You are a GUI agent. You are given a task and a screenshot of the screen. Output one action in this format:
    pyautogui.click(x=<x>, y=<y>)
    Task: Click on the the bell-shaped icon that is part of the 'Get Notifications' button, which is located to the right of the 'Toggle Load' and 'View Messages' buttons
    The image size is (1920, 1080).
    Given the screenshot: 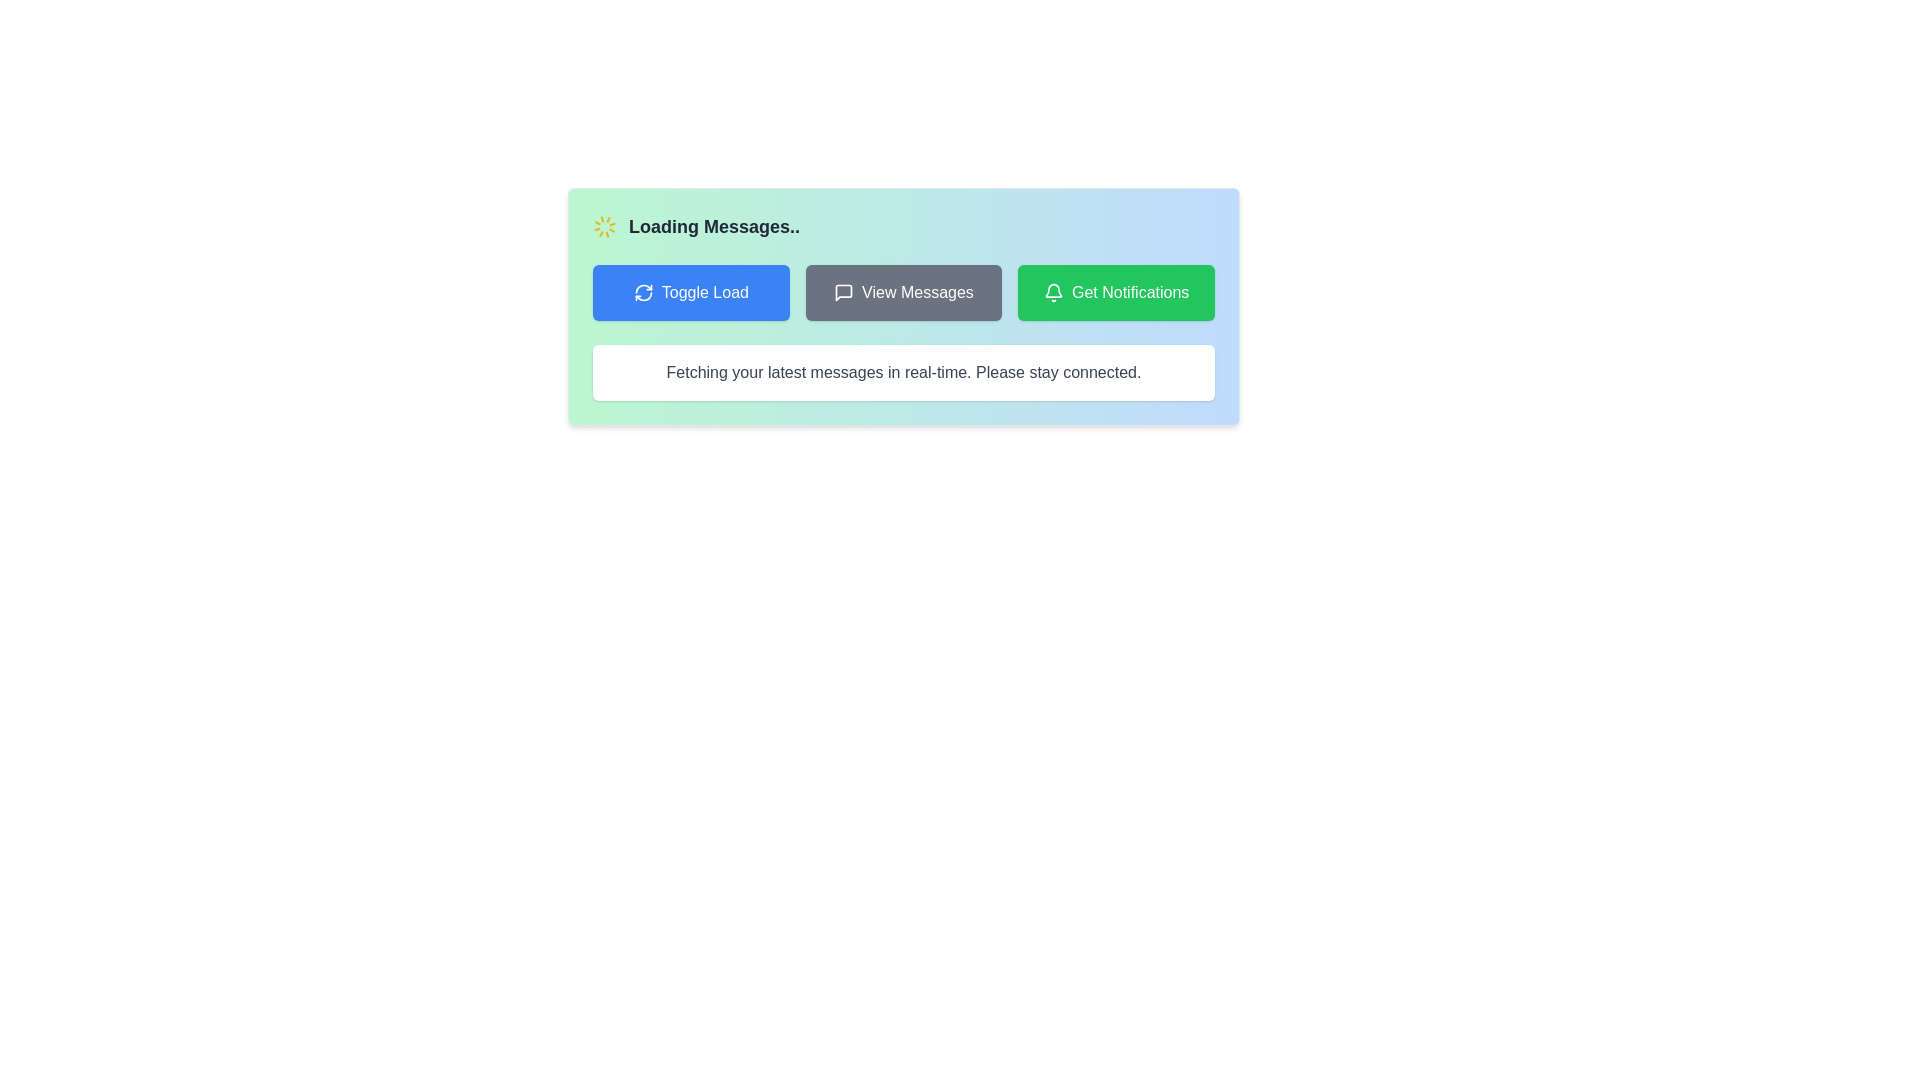 What is the action you would take?
    pyautogui.click(x=1052, y=293)
    